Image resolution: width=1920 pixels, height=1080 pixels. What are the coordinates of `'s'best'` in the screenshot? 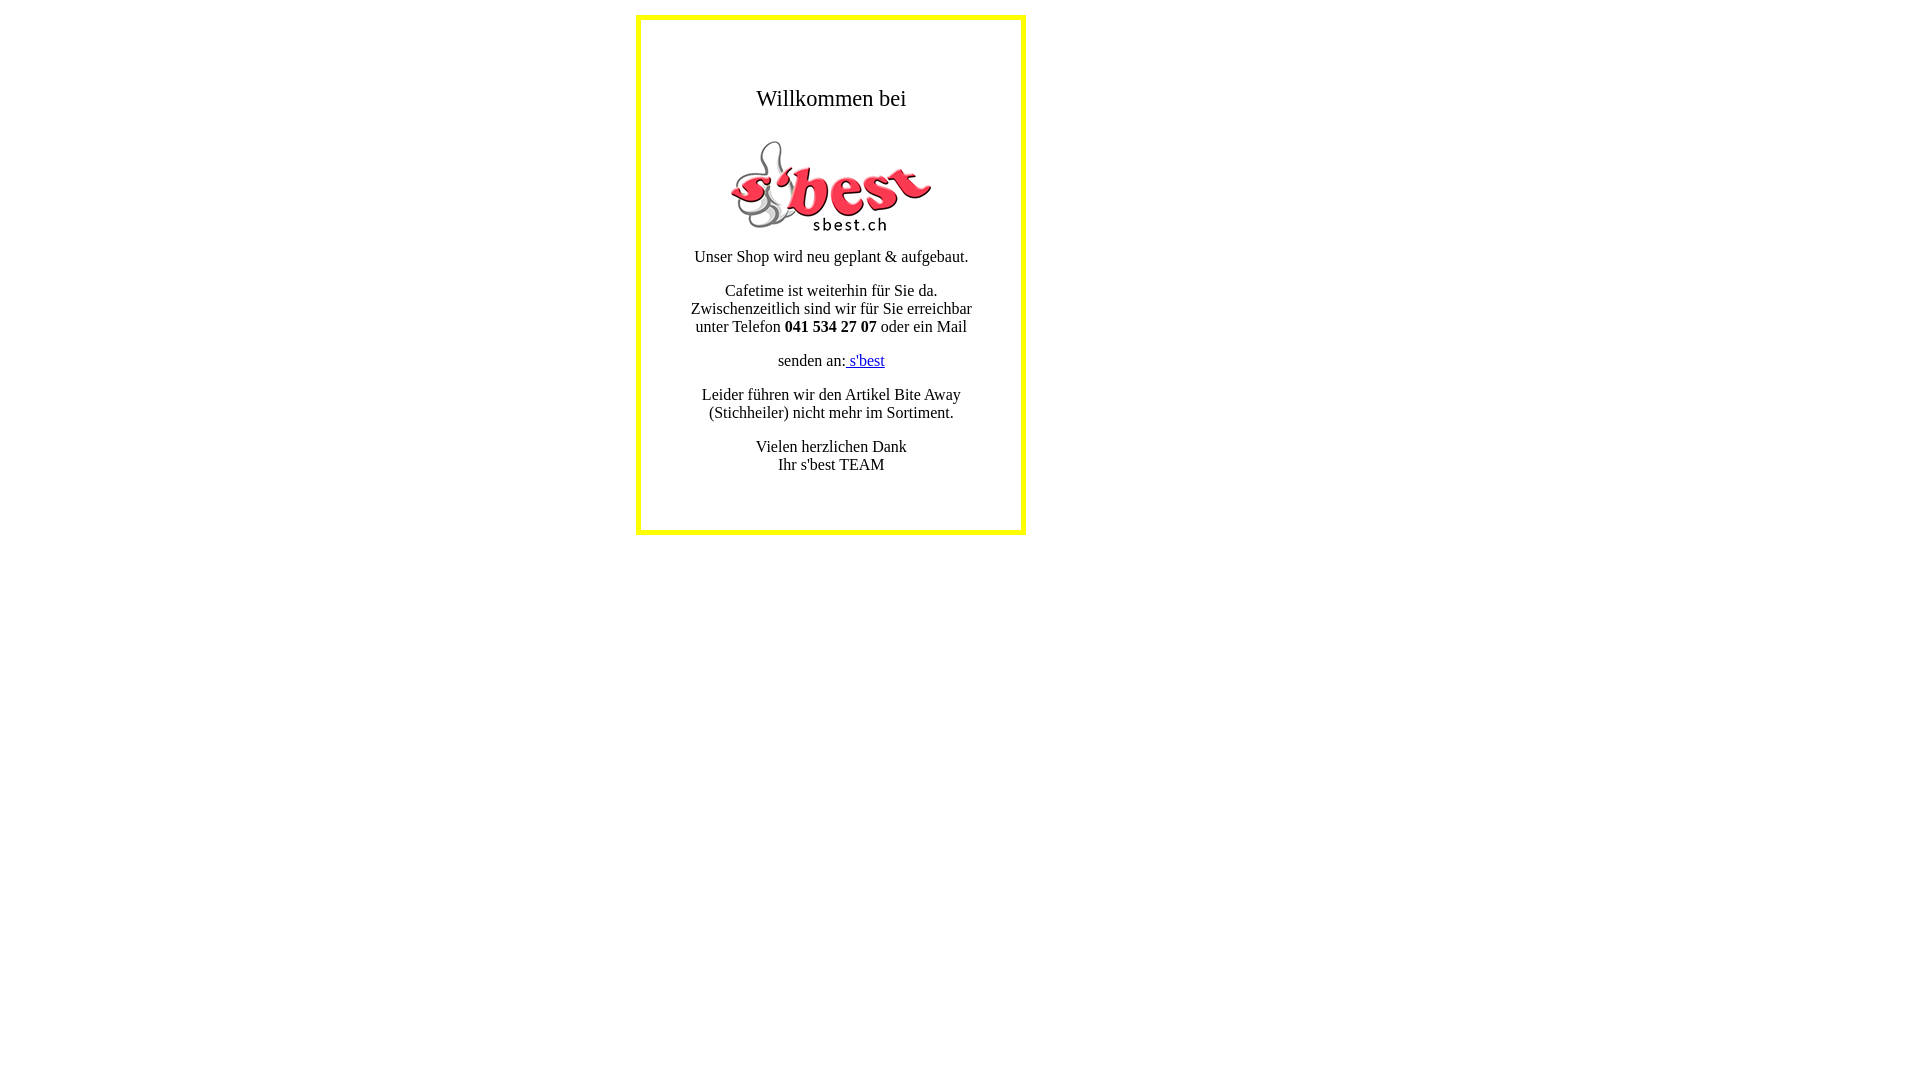 It's located at (865, 360).